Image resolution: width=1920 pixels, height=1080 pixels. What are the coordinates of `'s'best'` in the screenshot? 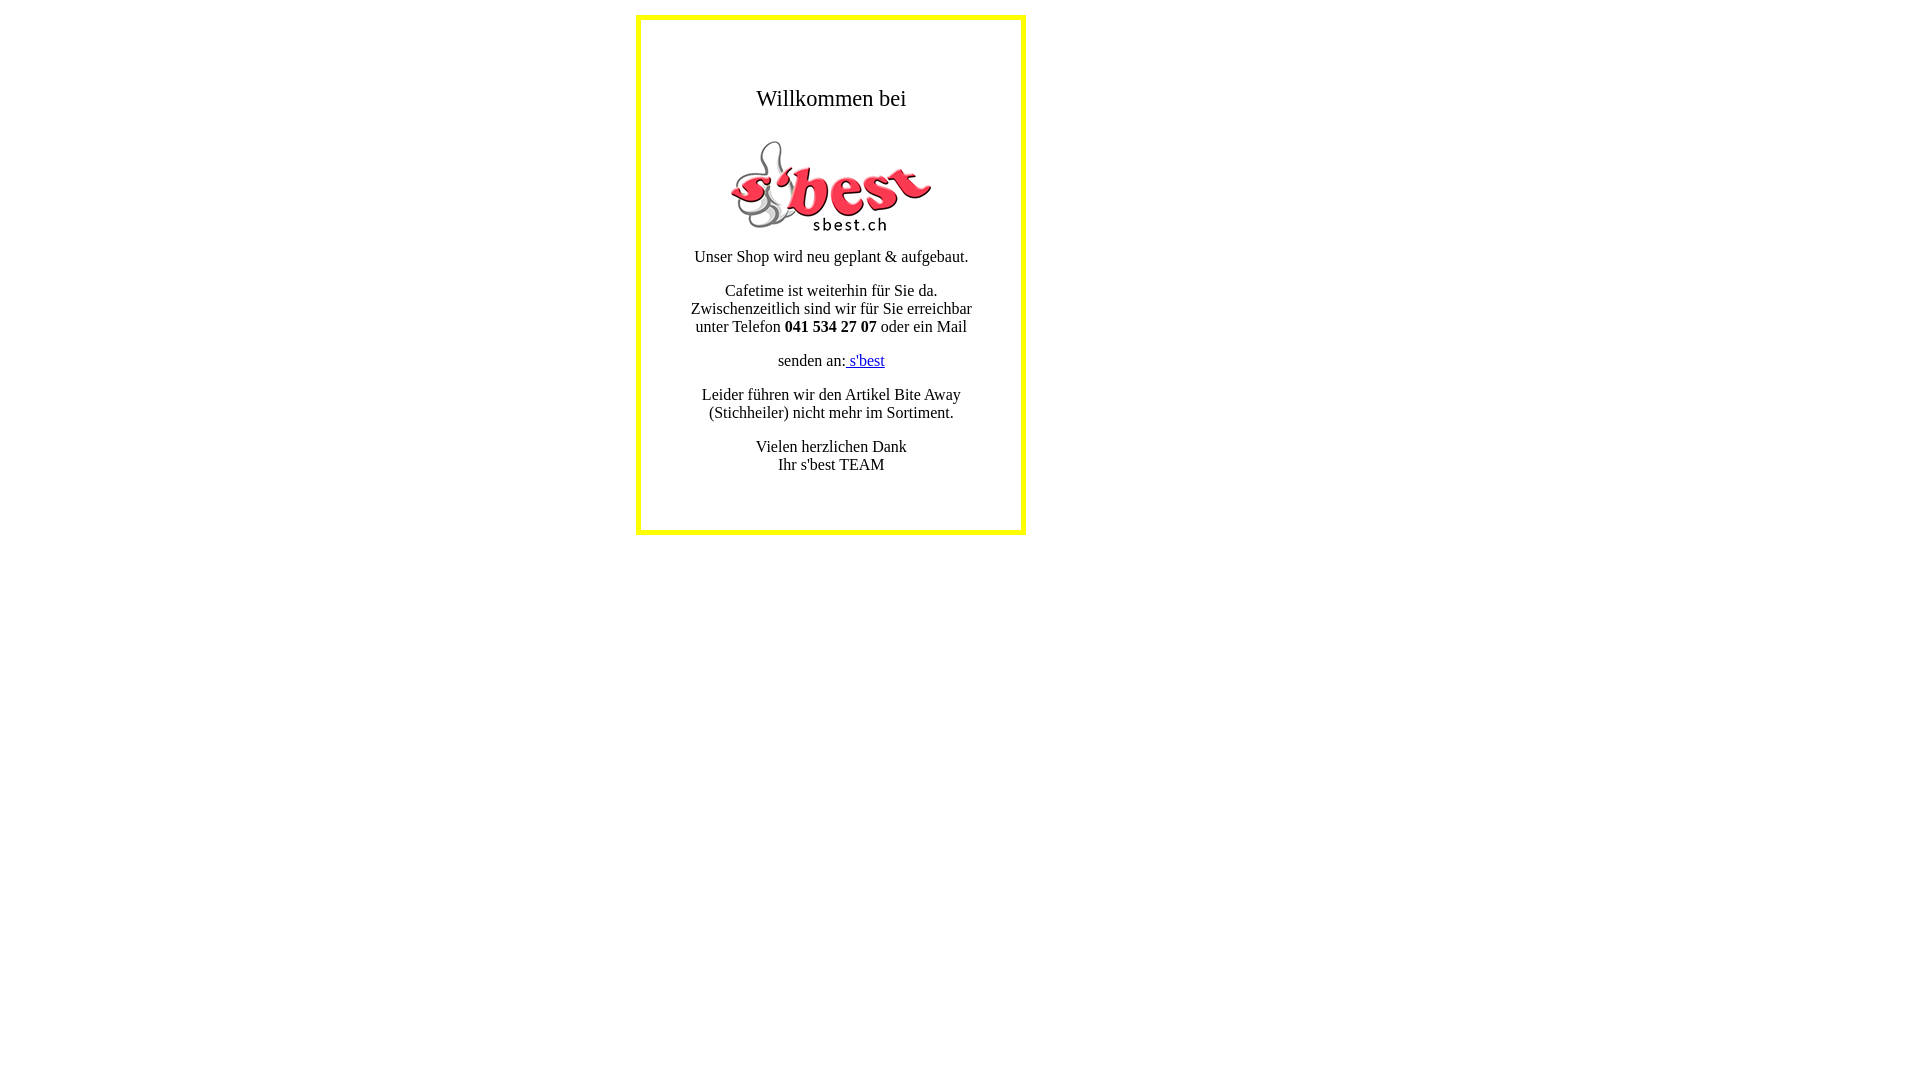 It's located at (865, 360).